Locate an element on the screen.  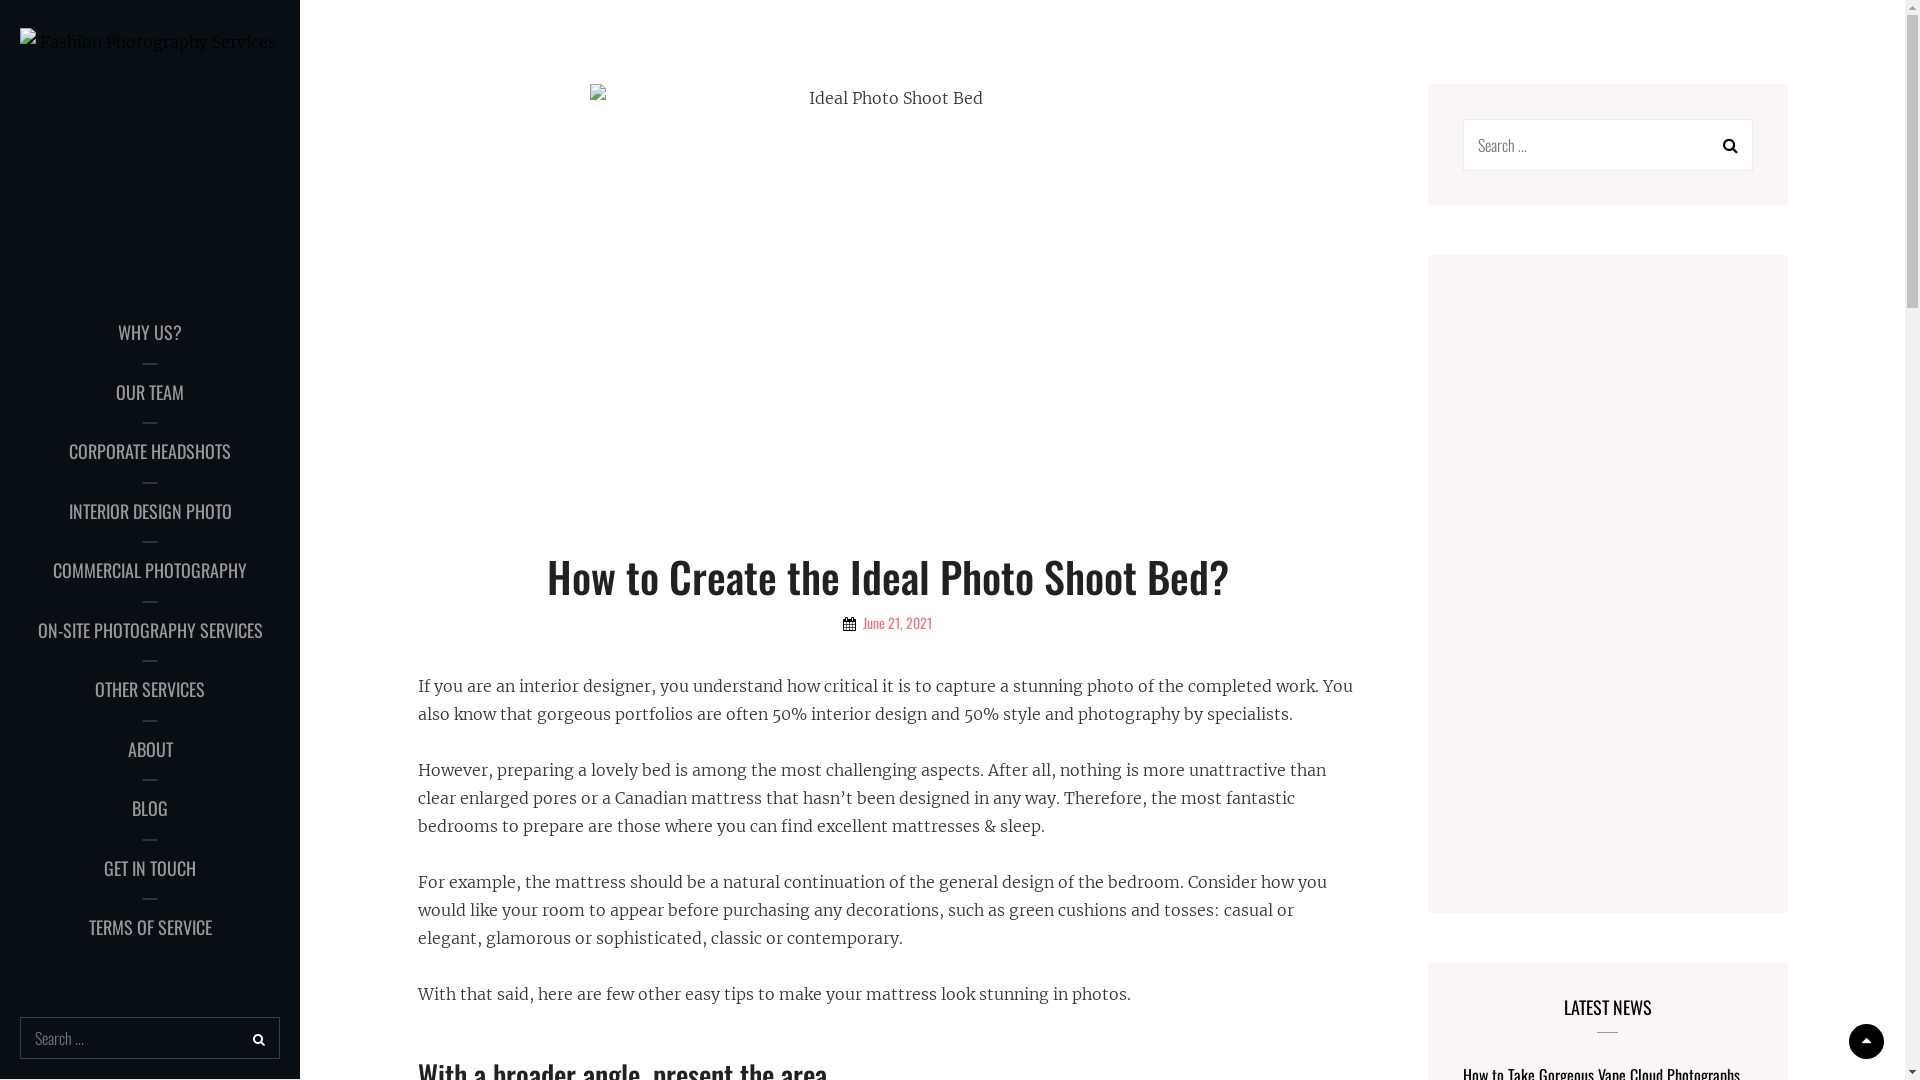
'COMMERCIAL PHOTOGRAPHY' is located at coordinates (148, 570).